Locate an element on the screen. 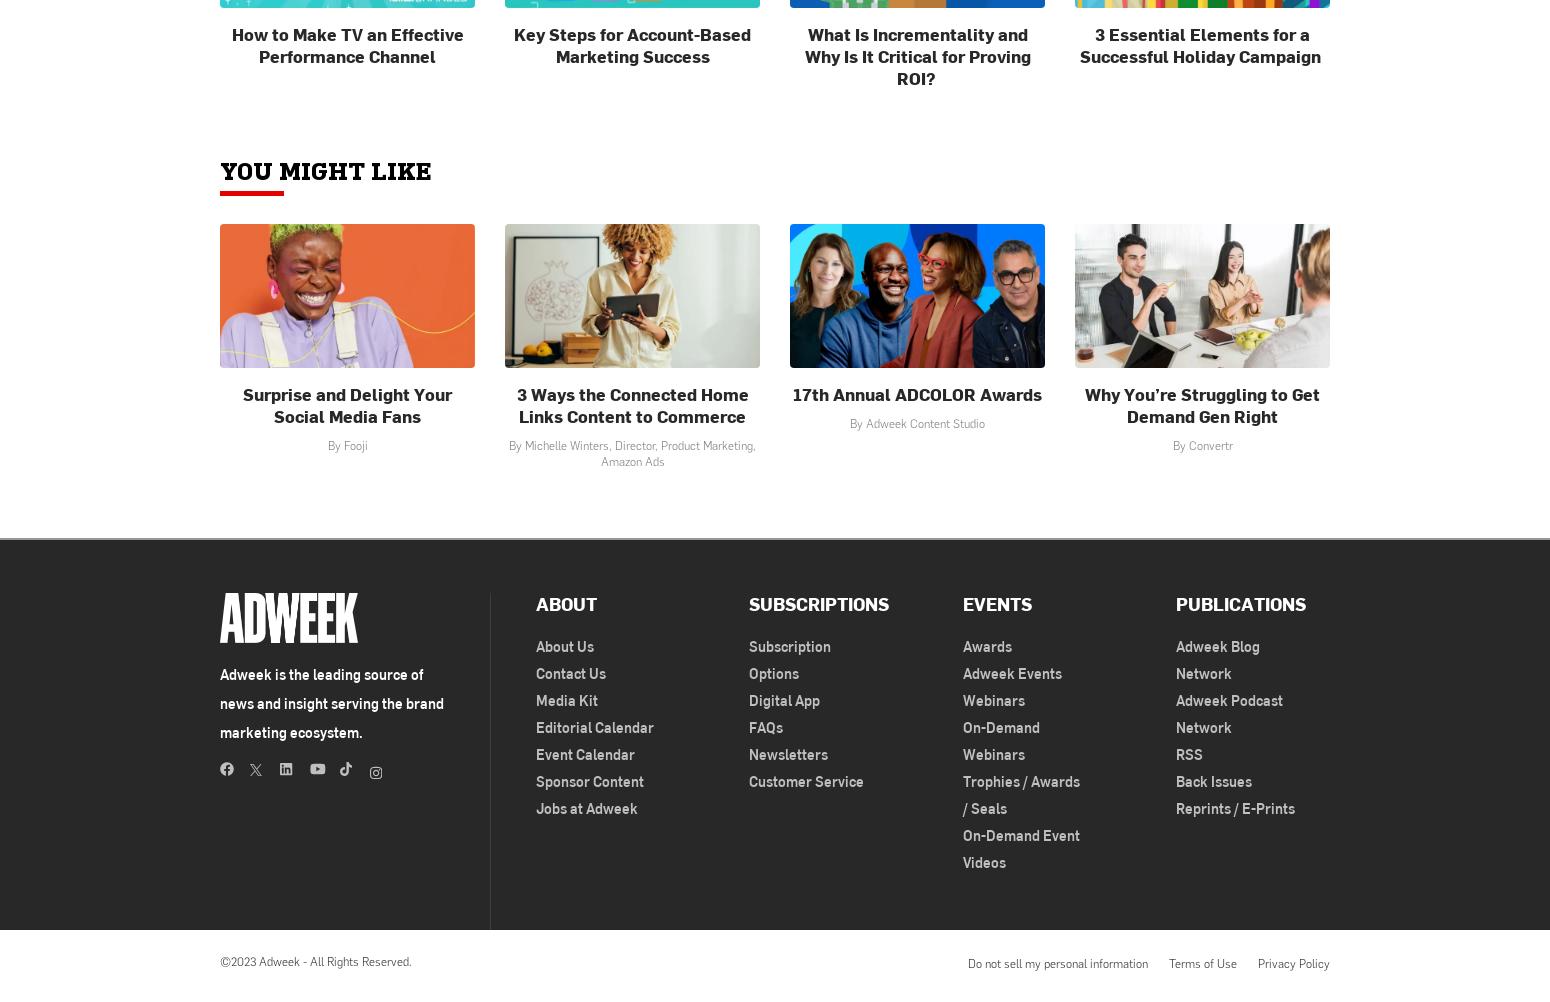  'Event Calendar' is located at coordinates (585, 752).